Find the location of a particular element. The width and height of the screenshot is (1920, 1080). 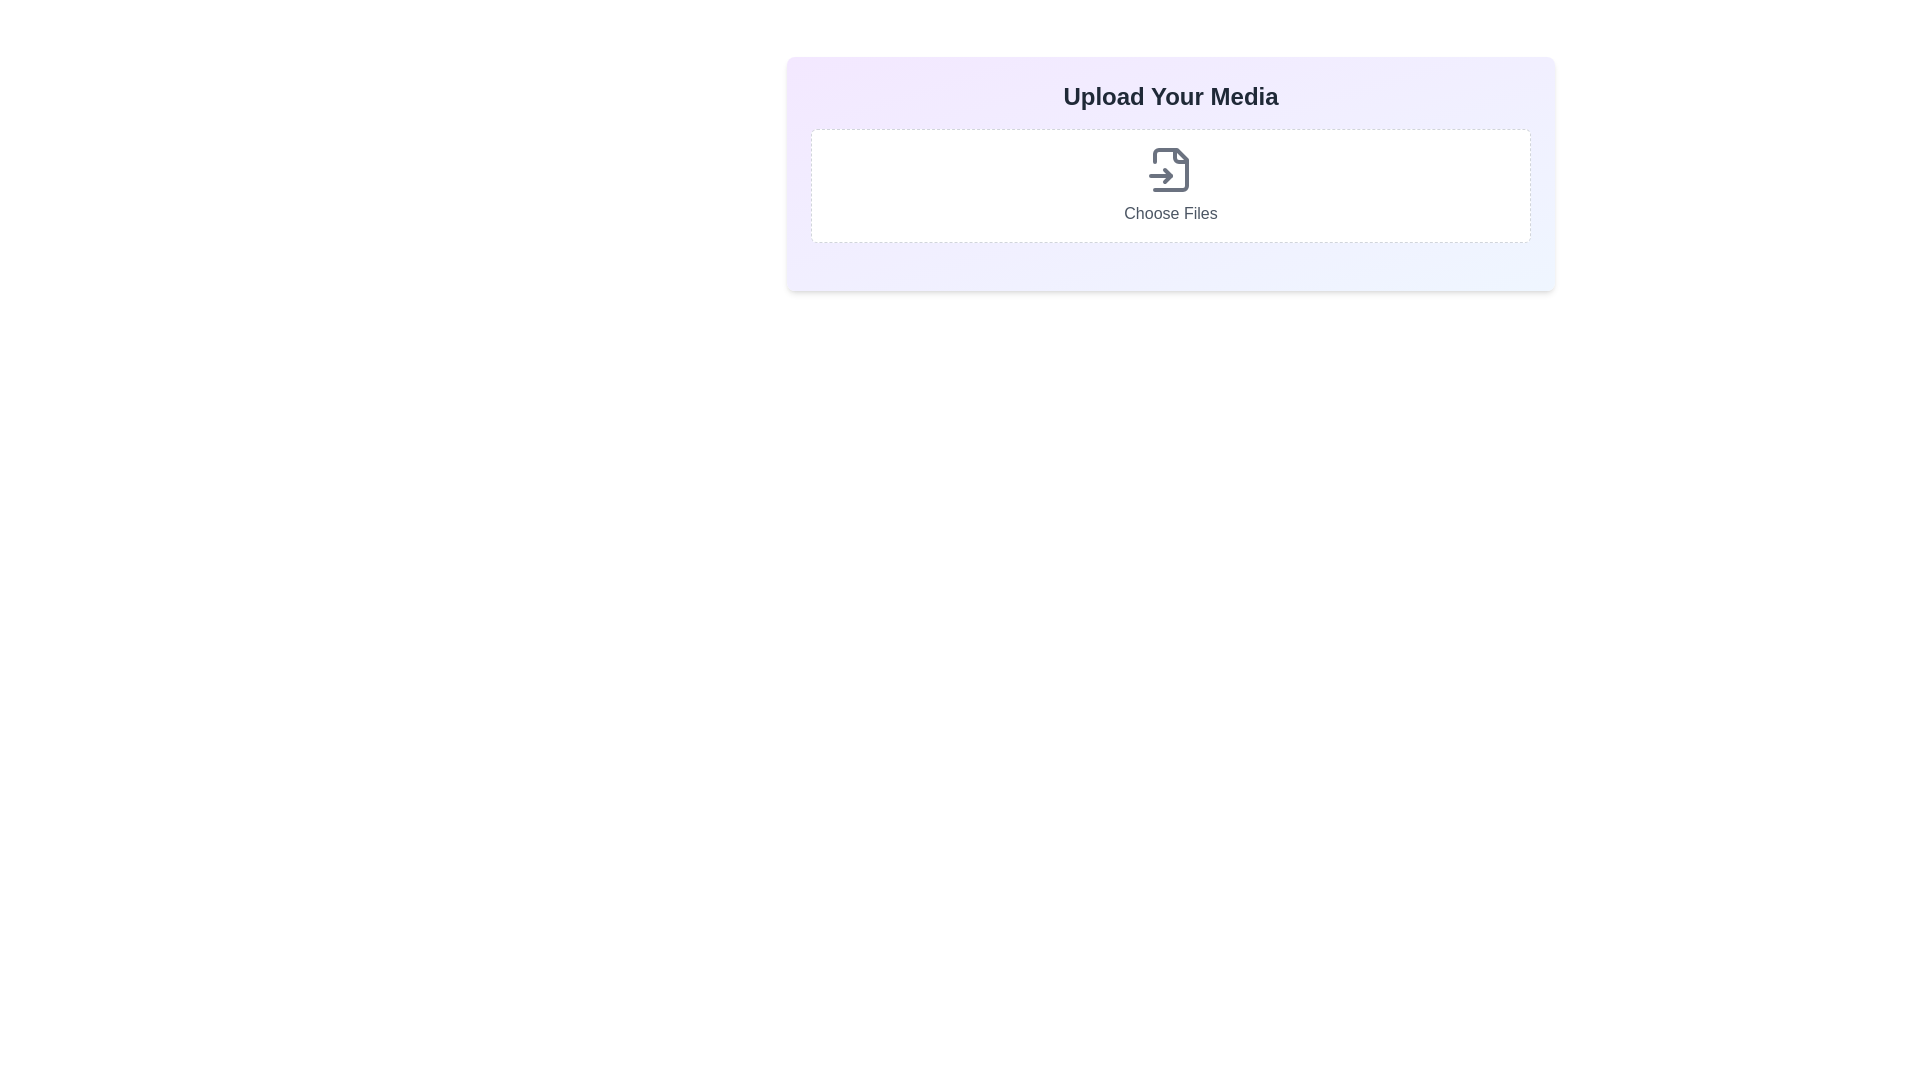

the File input button located below the 'Upload Your Media' heading is located at coordinates (1171, 185).